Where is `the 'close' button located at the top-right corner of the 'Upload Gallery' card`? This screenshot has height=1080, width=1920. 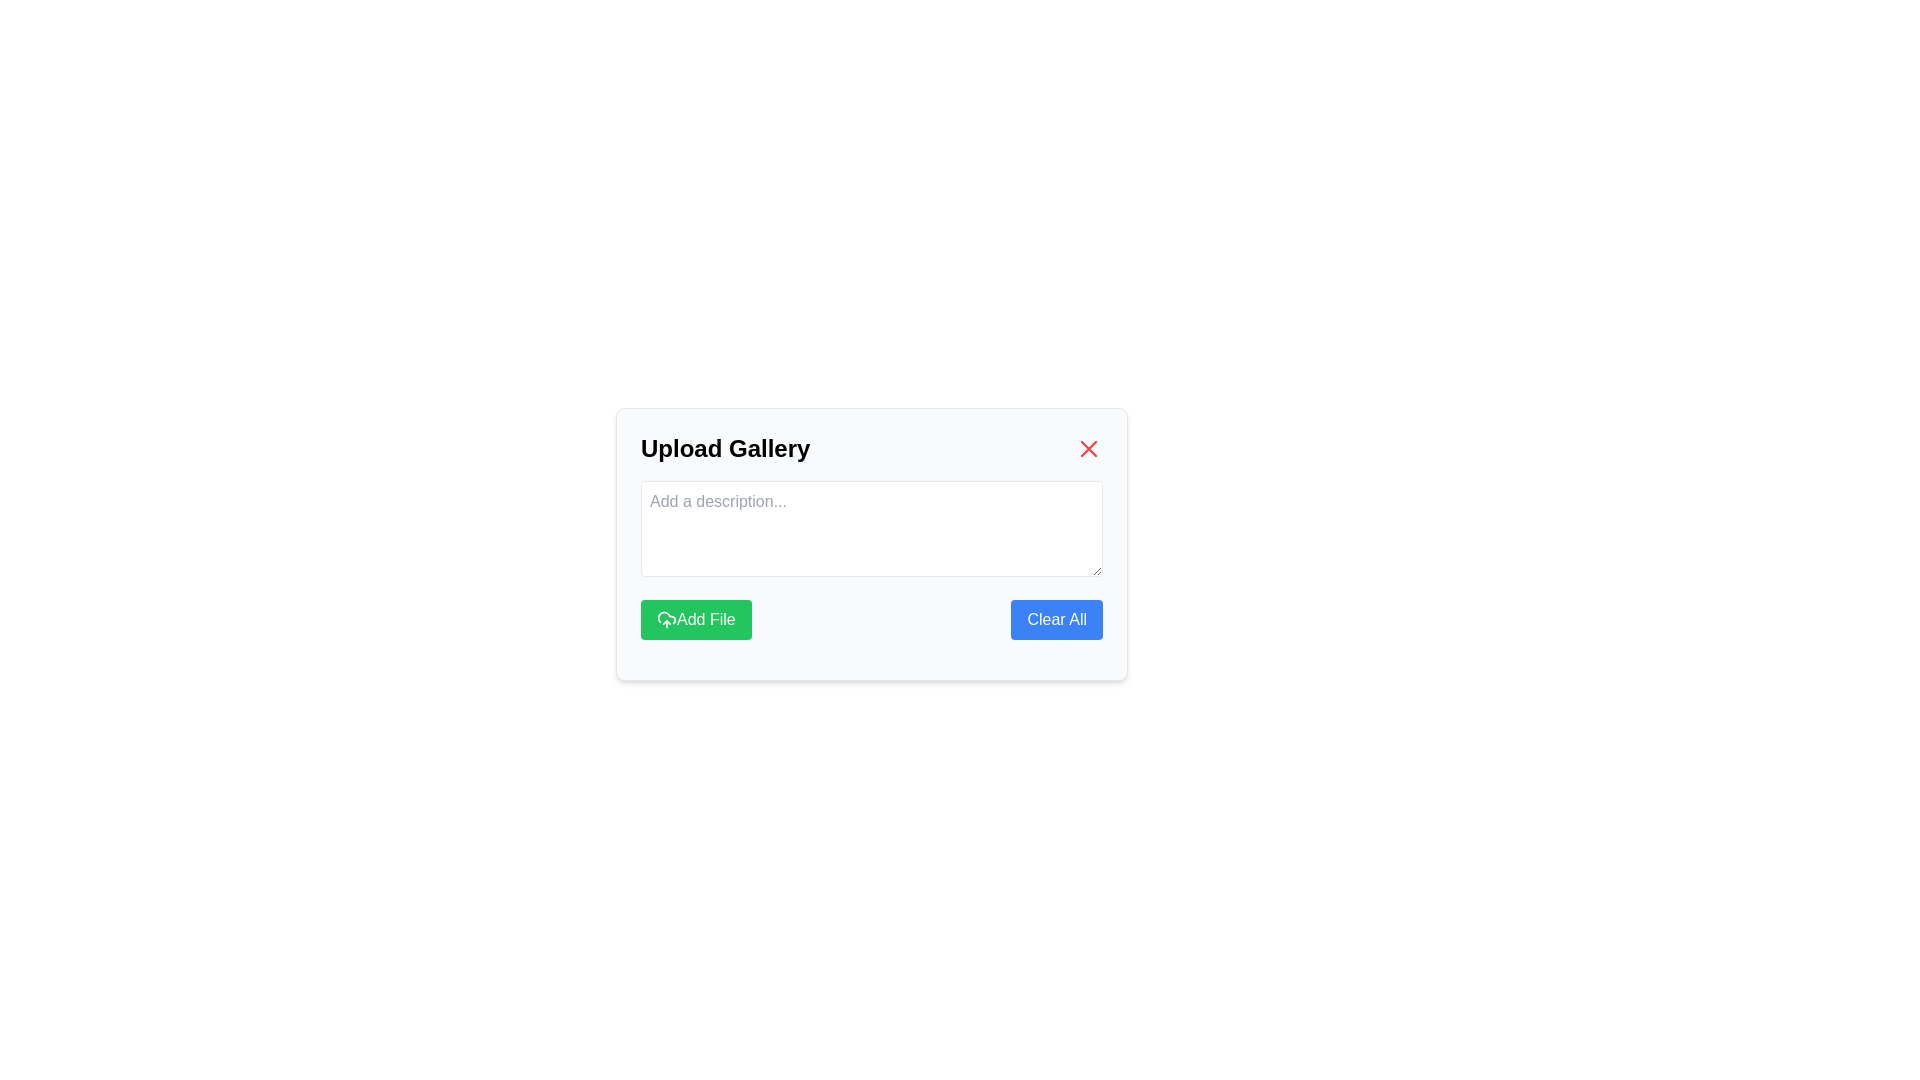 the 'close' button located at the top-right corner of the 'Upload Gallery' card is located at coordinates (1088, 447).